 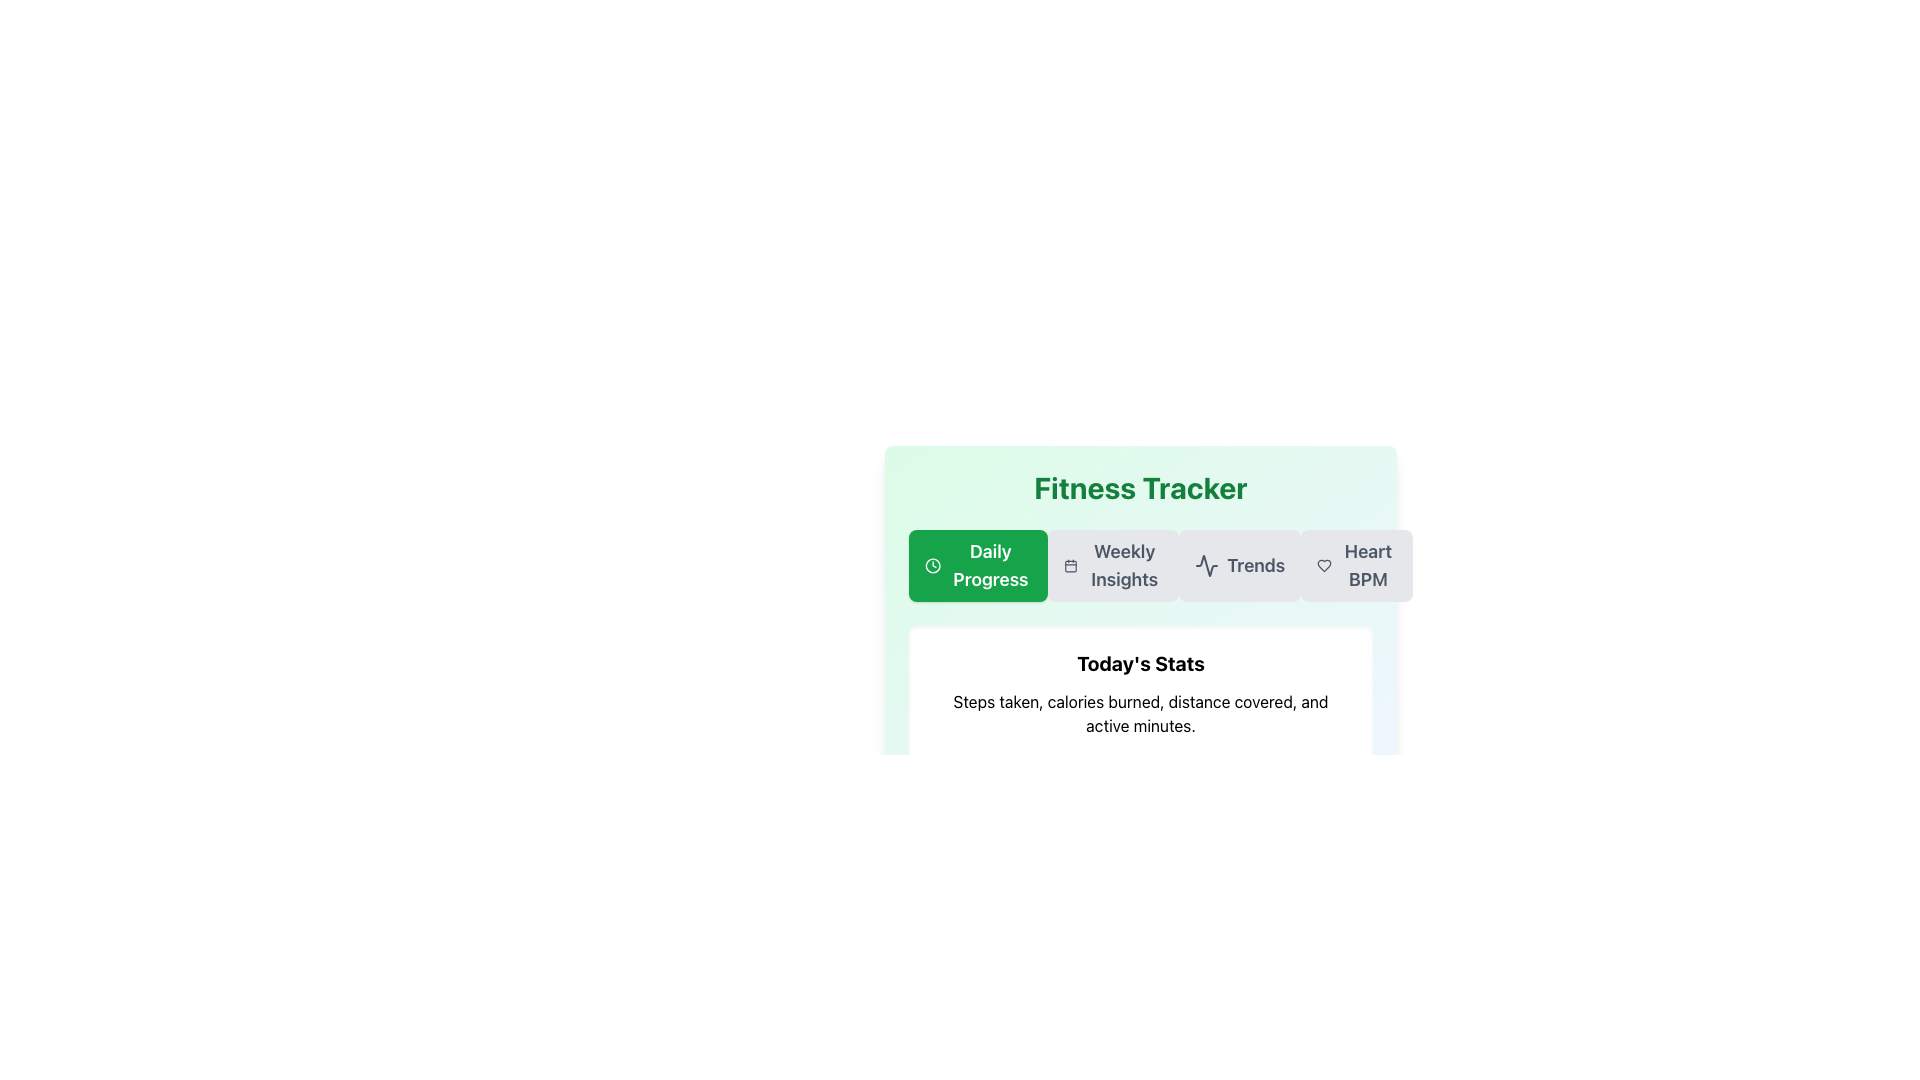 I want to click on the 'Daily Progress' button, which has a green background, rounded shape, and white text, so click(x=978, y=566).